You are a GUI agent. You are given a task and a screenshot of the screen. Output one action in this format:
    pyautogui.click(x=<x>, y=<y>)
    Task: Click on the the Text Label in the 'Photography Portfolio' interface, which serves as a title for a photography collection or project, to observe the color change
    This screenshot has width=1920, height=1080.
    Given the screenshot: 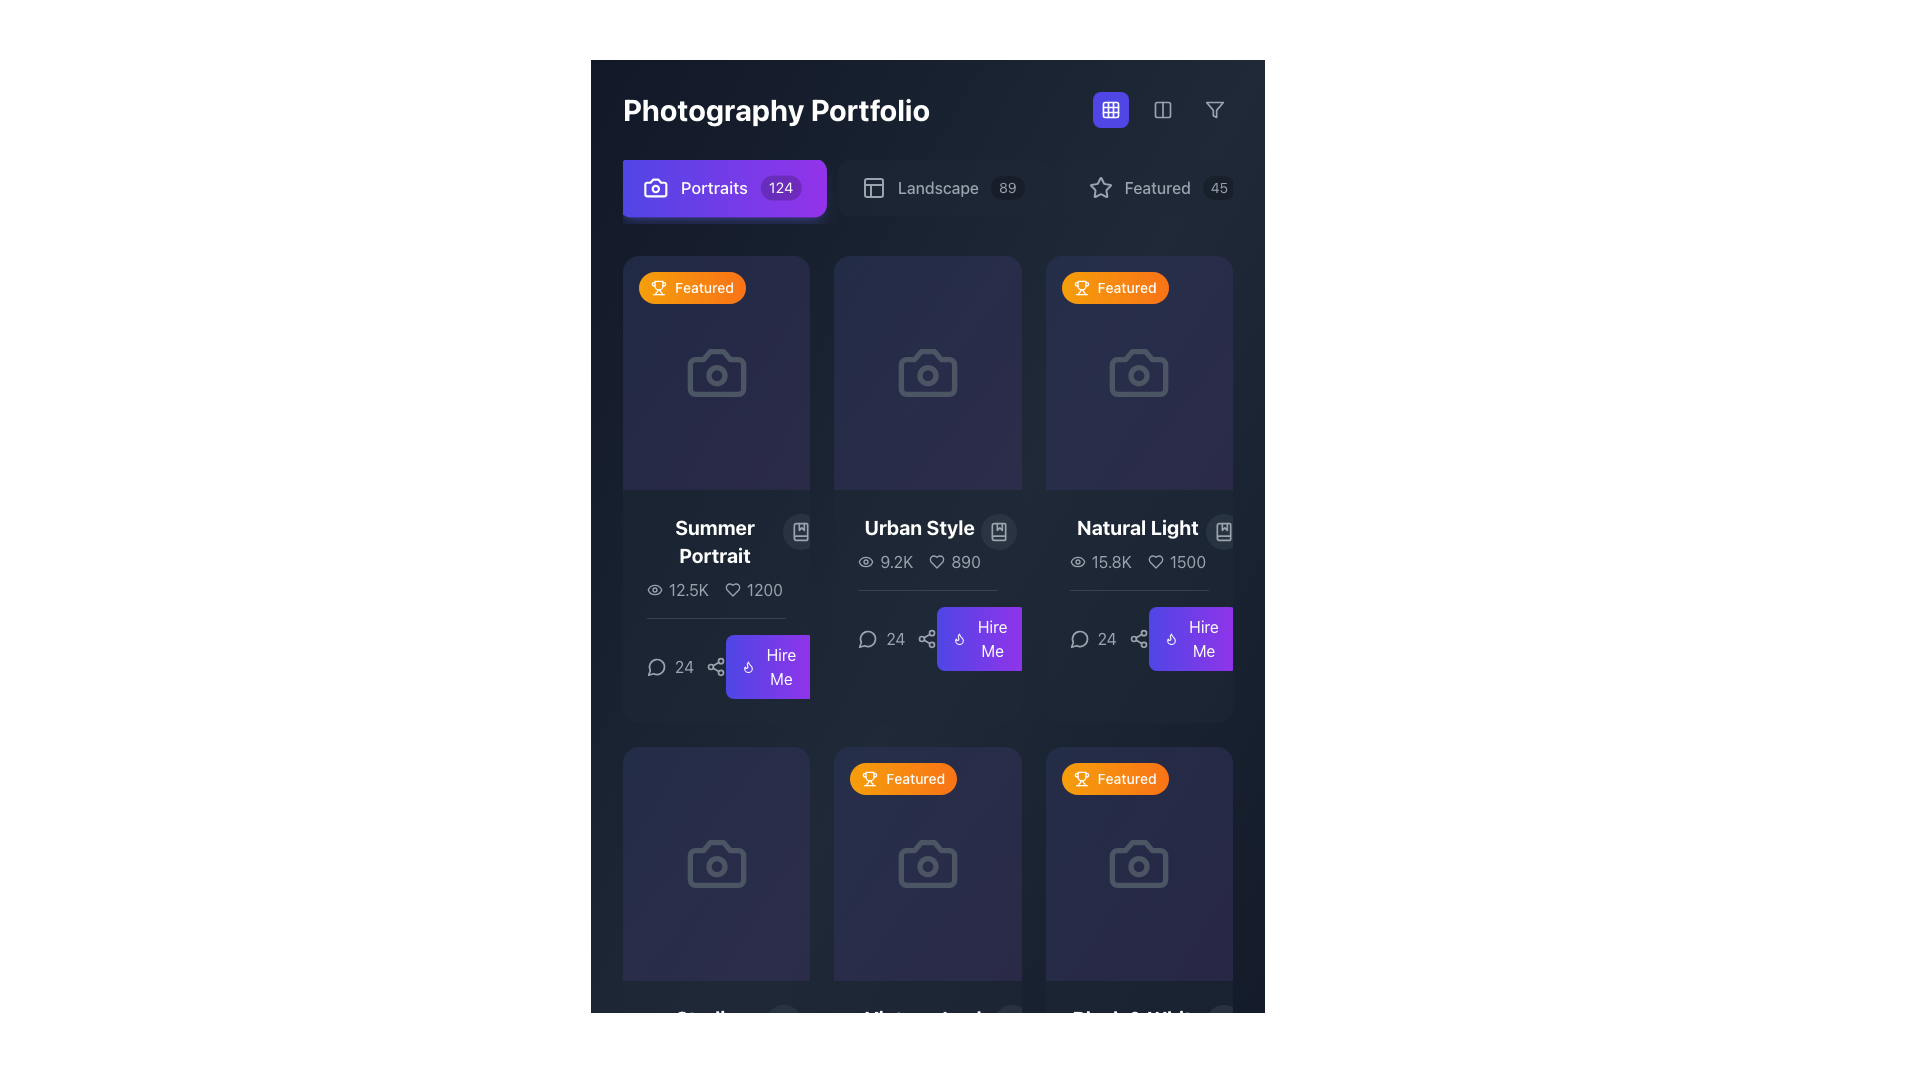 What is the action you would take?
    pyautogui.click(x=918, y=527)
    